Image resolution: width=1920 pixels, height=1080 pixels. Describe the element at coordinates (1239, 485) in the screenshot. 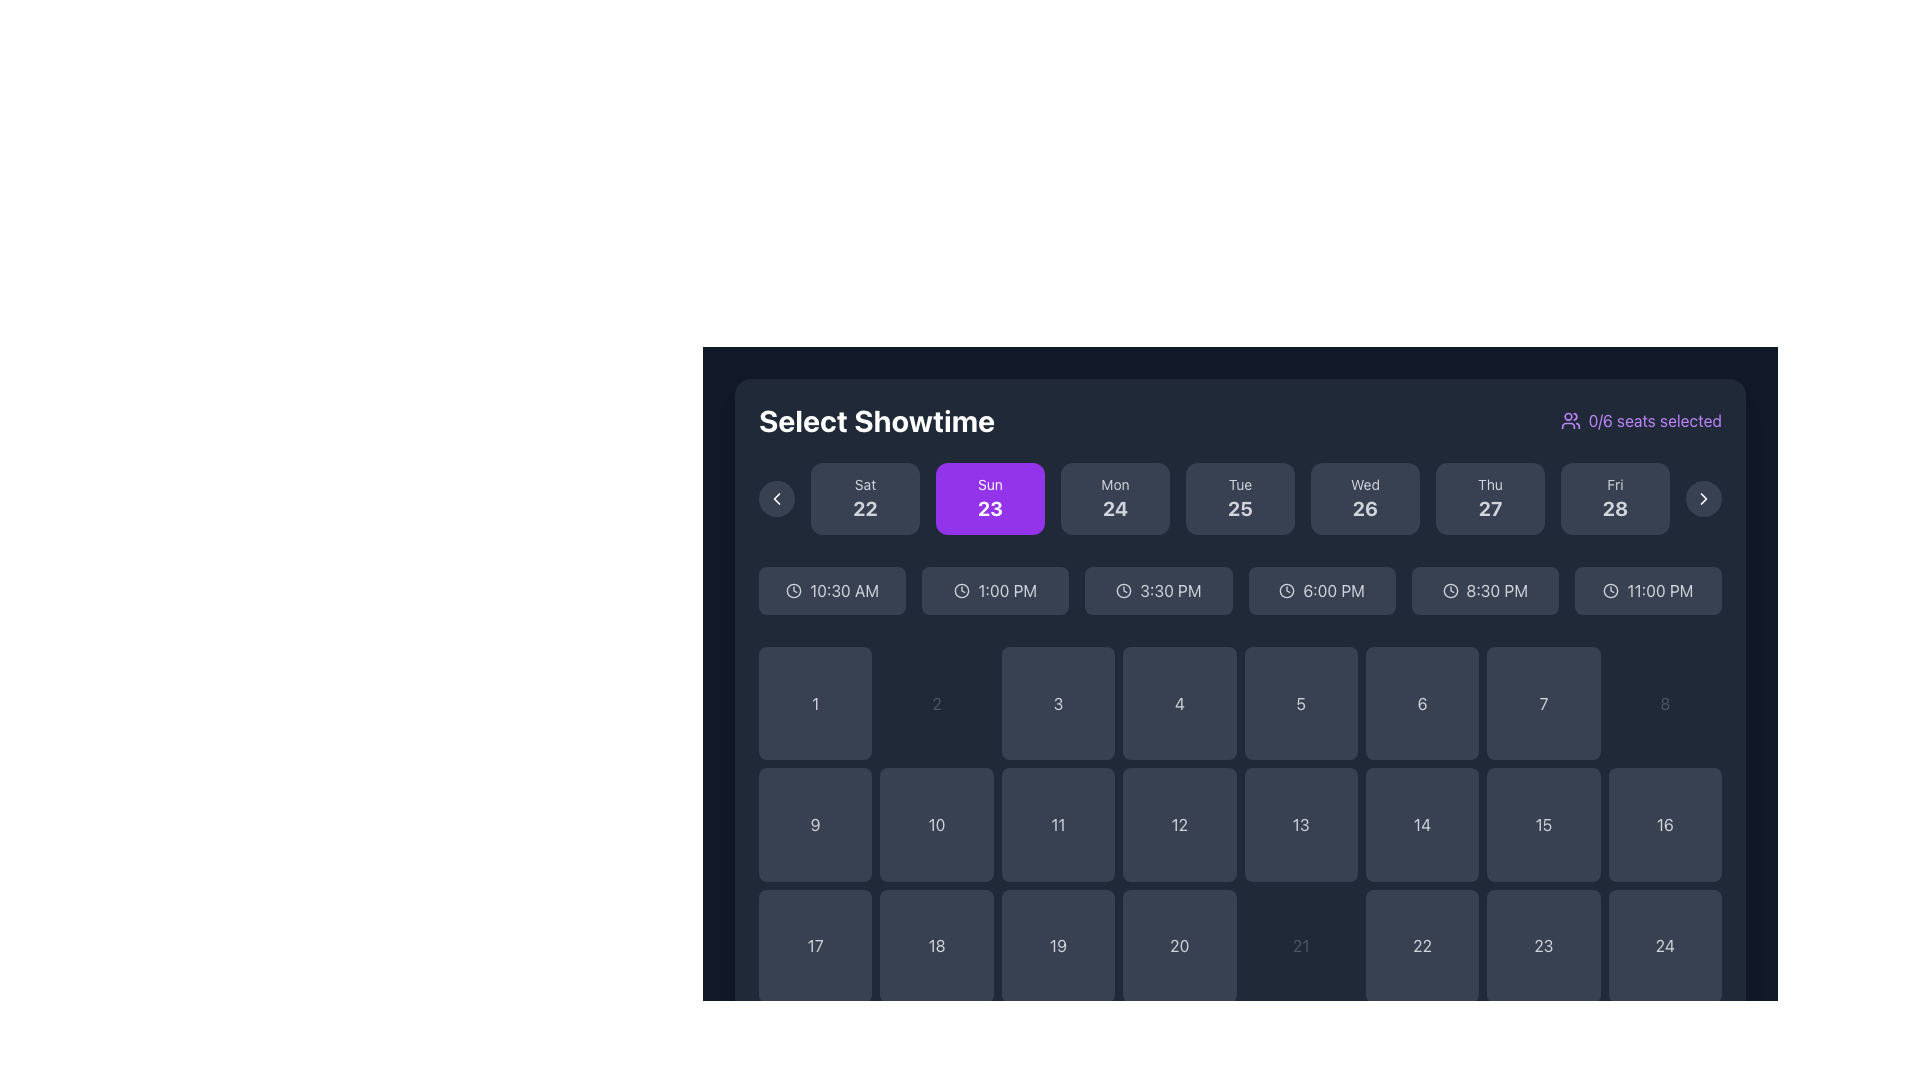

I see `the Text label indicating the day of the week associated with the date '25', which is positioned above the numeric component in the date selection UI` at that location.